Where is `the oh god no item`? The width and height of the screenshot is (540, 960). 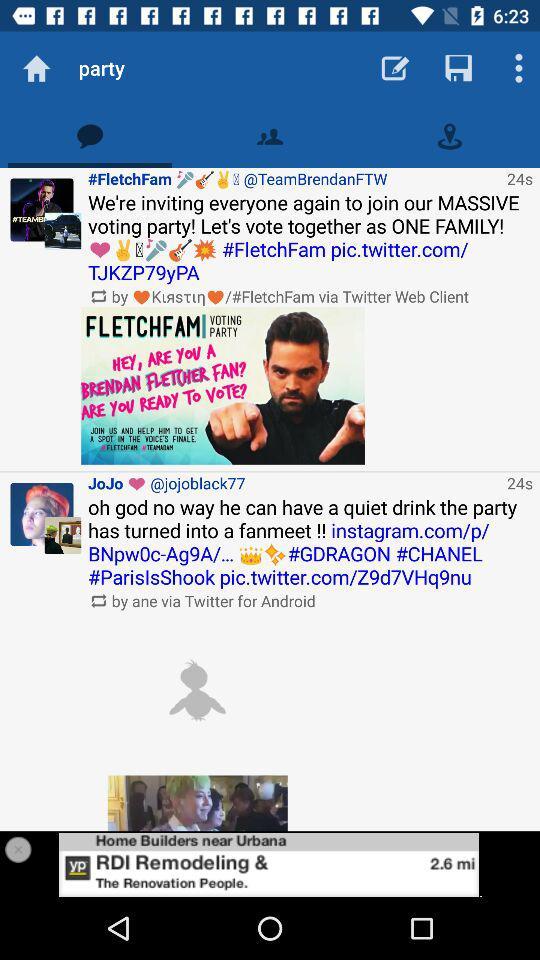 the oh god no item is located at coordinates (310, 542).